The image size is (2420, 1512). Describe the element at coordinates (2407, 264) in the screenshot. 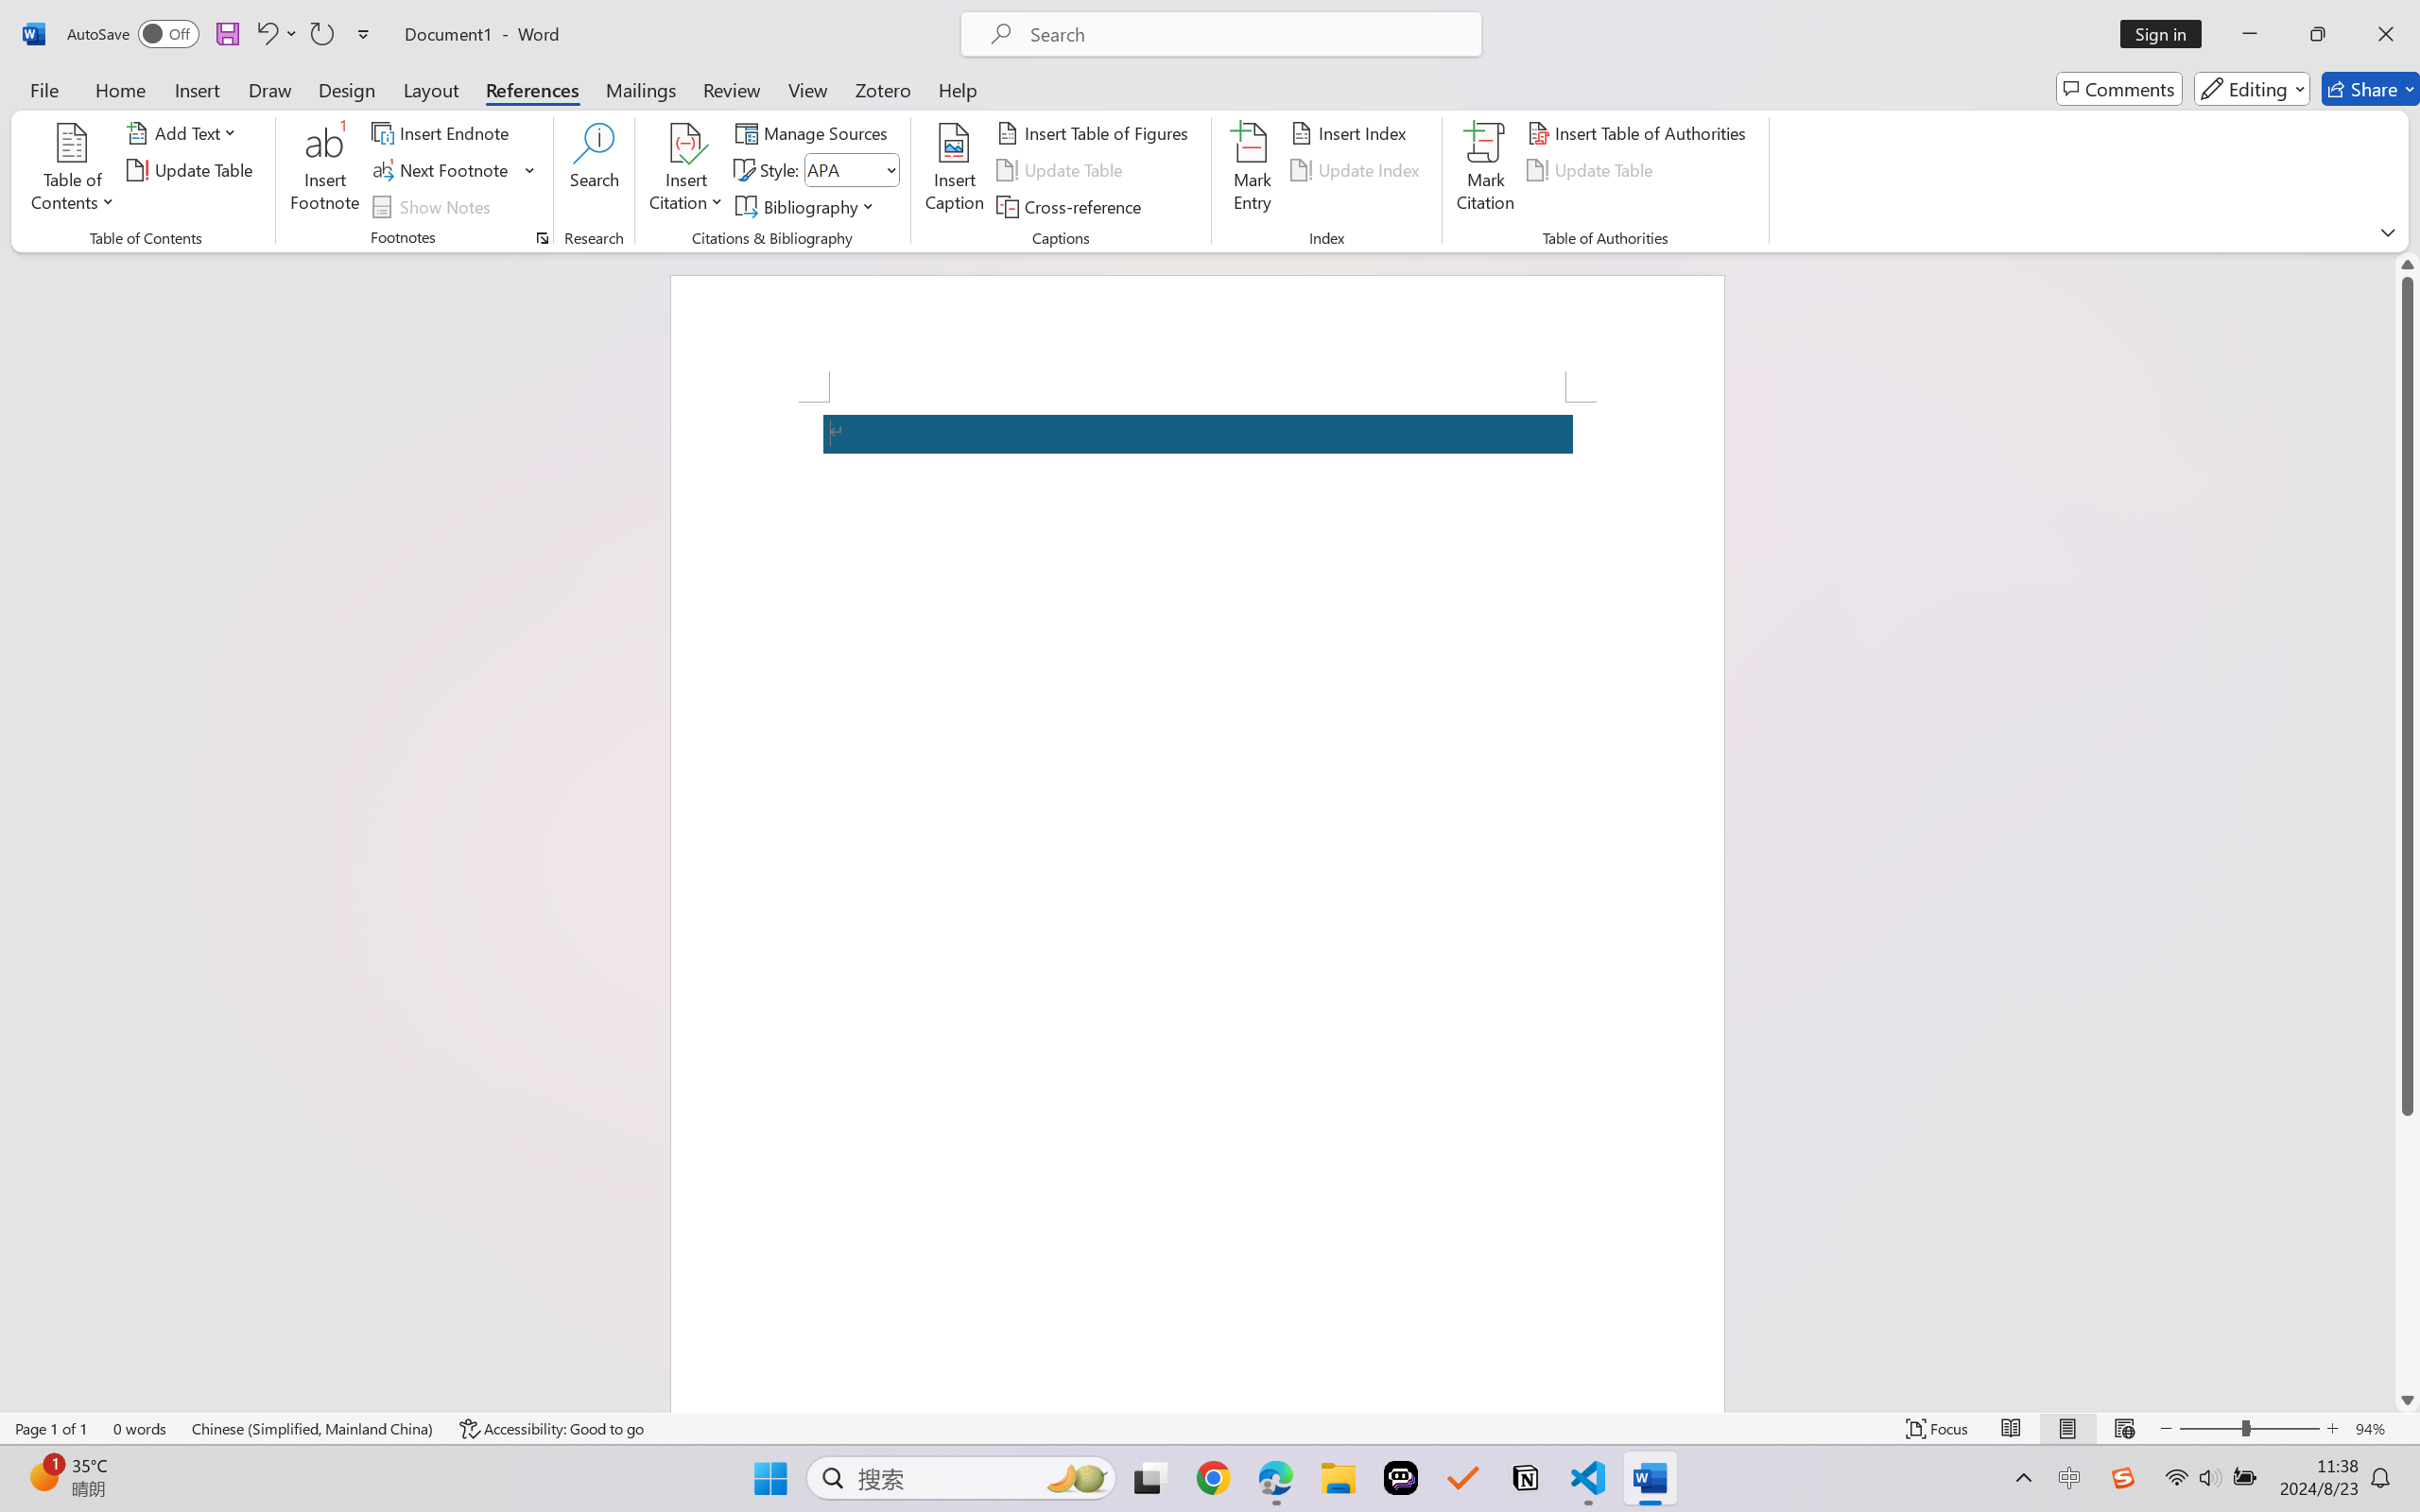

I see `'Line up'` at that location.